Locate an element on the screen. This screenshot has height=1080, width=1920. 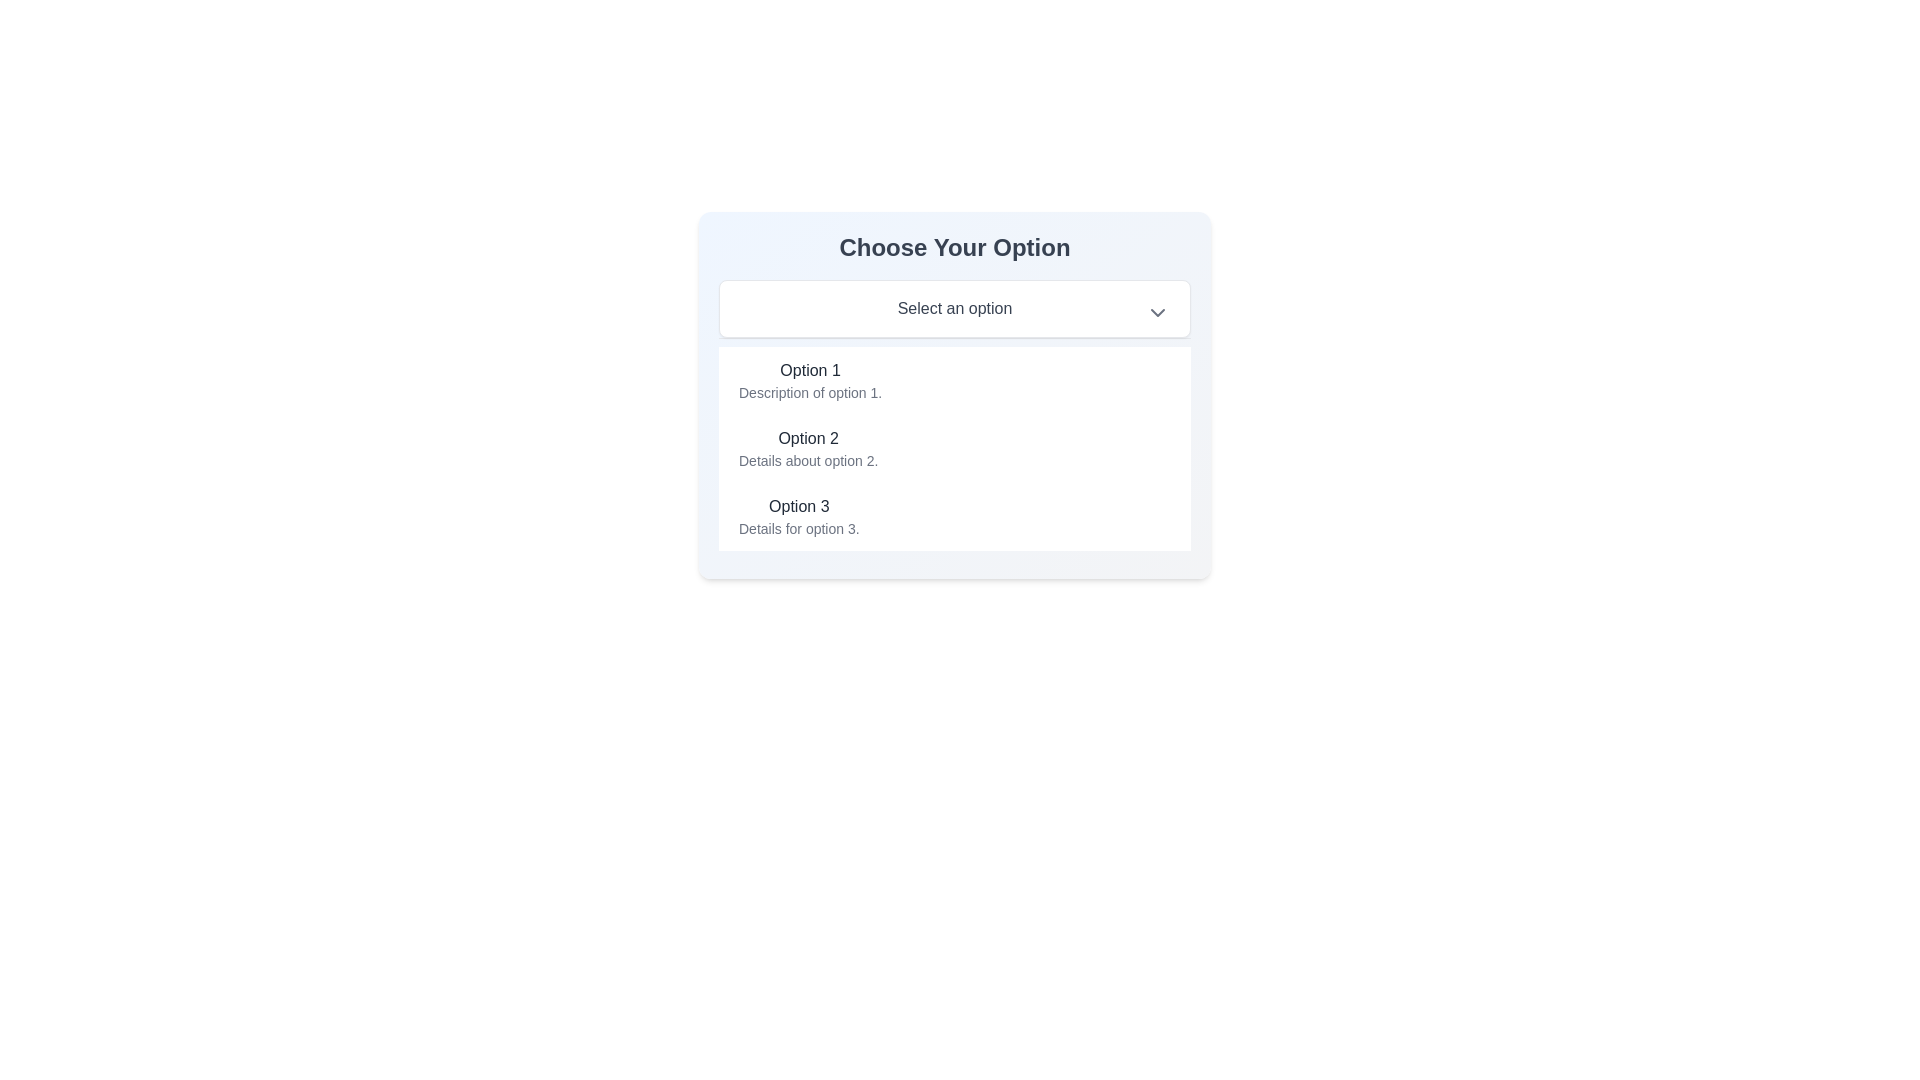
the text label displaying 'Option 2' in bold dark gray font, which is positioned in the middle of the dropdown content, above the description text 'Details about option 2' is located at coordinates (808, 438).